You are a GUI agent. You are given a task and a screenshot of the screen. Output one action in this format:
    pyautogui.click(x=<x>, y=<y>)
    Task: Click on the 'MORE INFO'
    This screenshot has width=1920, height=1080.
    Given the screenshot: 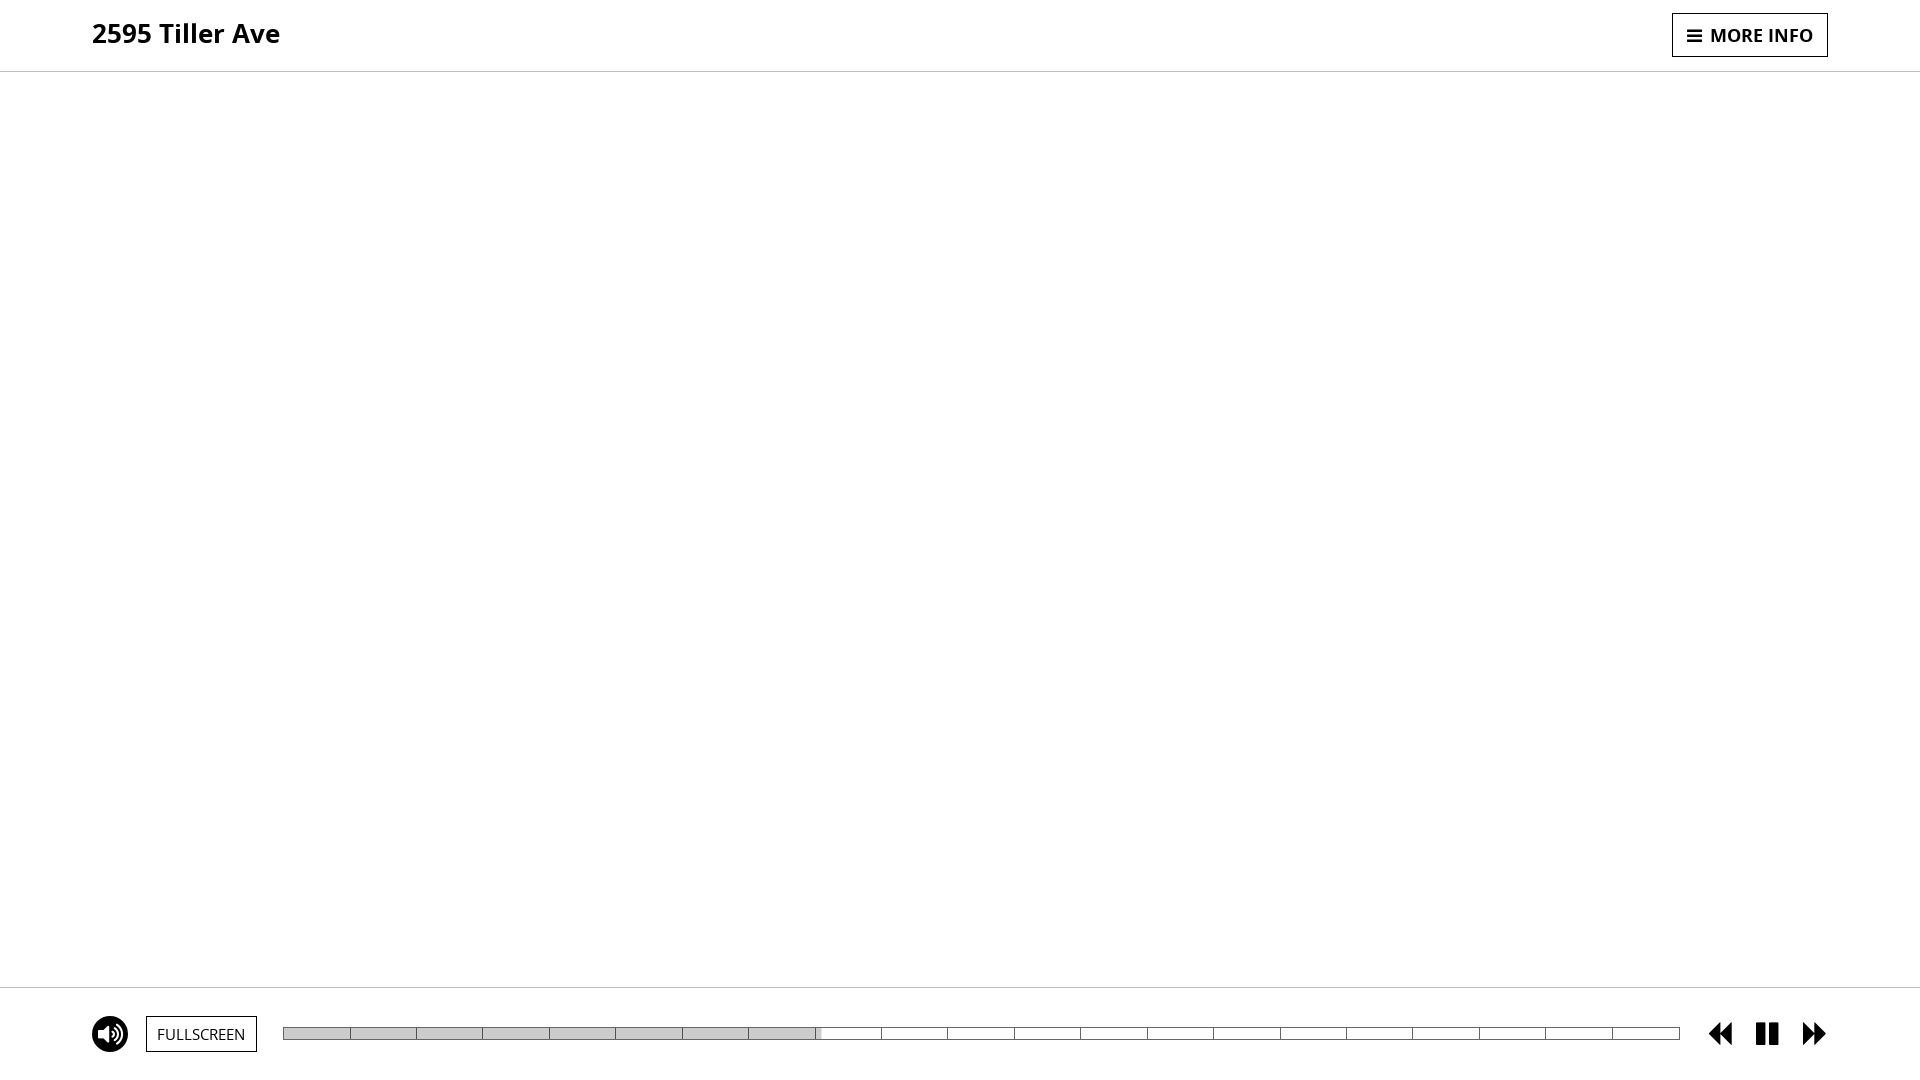 What is the action you would take?
    pyautogui.click(x=1749, y=34)
    